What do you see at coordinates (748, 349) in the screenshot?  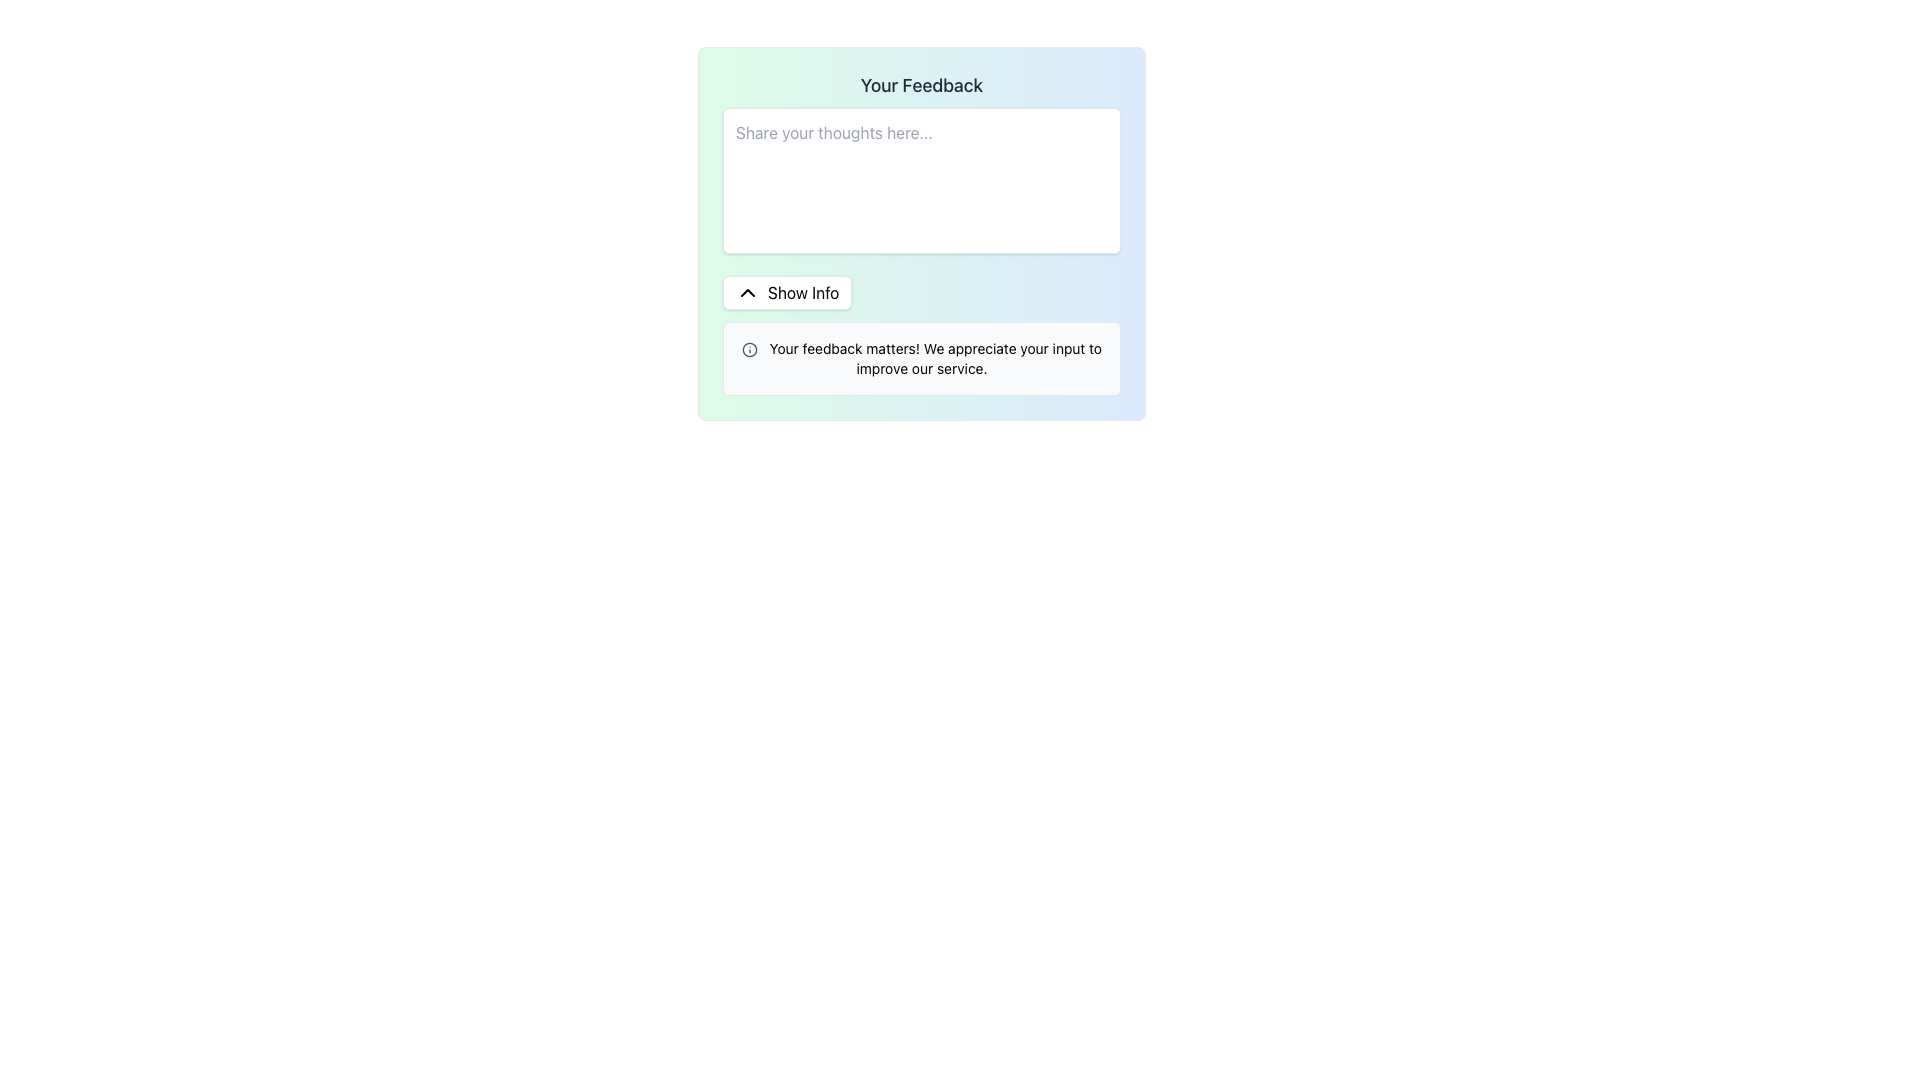 I see `the circular icon with a hollow circle located in the upper-right region of the feedback form interface` at bounding box center [748, 349].